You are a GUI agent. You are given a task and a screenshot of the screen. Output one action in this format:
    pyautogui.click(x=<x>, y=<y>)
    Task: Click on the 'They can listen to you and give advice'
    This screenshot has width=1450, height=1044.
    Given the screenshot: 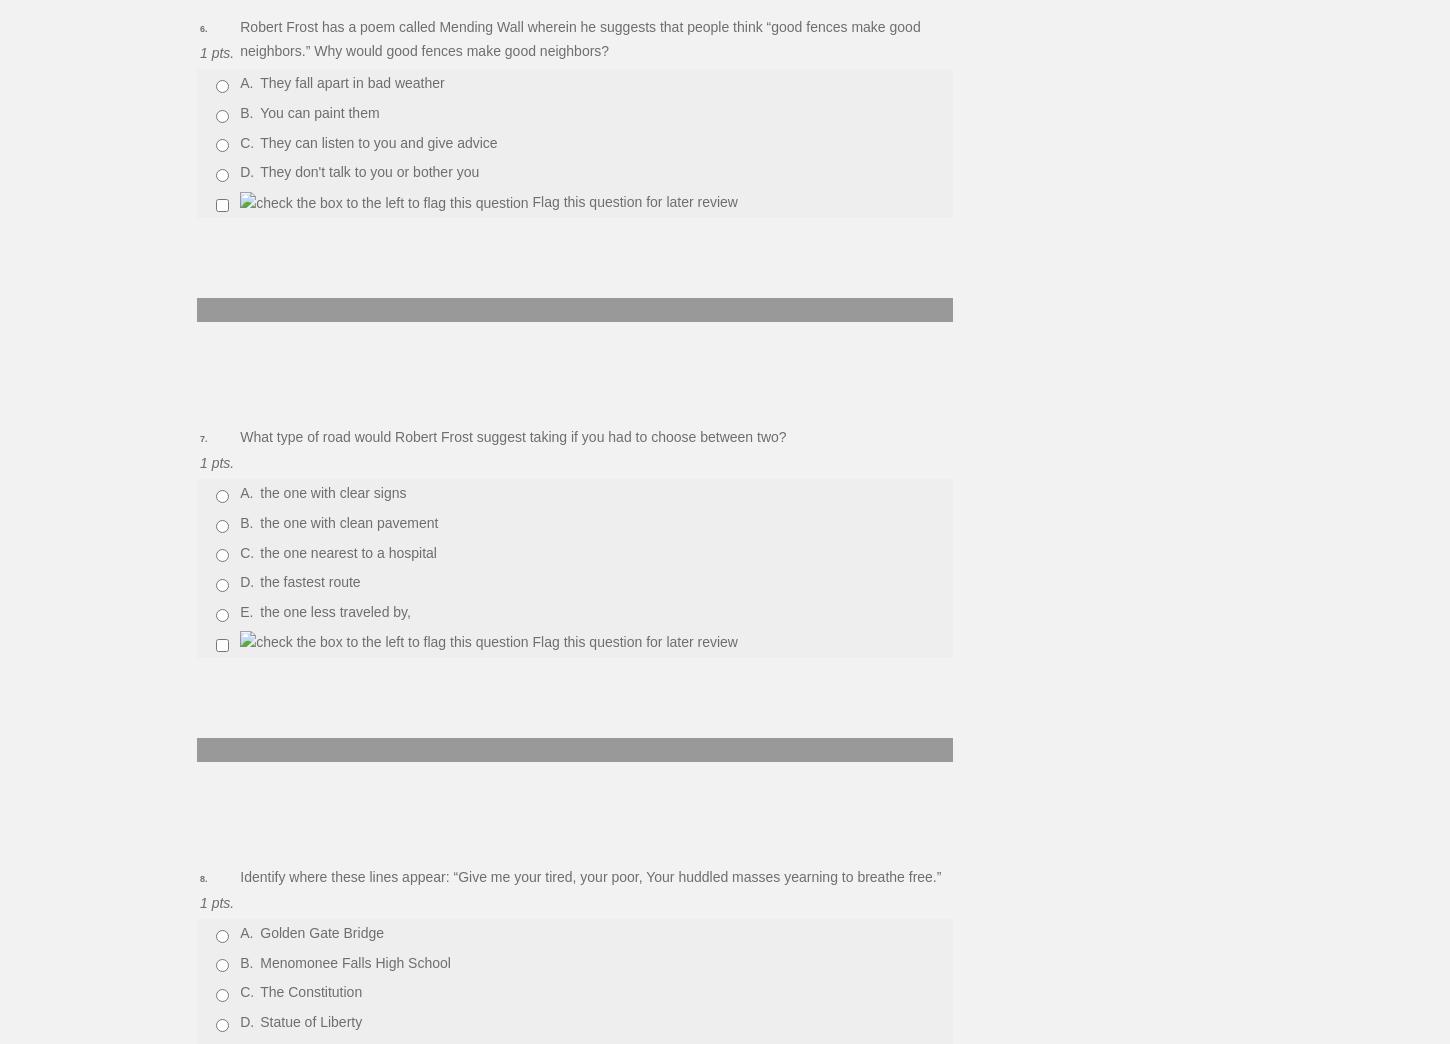 What is the action you would take?
    pyautogui.click(x=377, y=140)
    